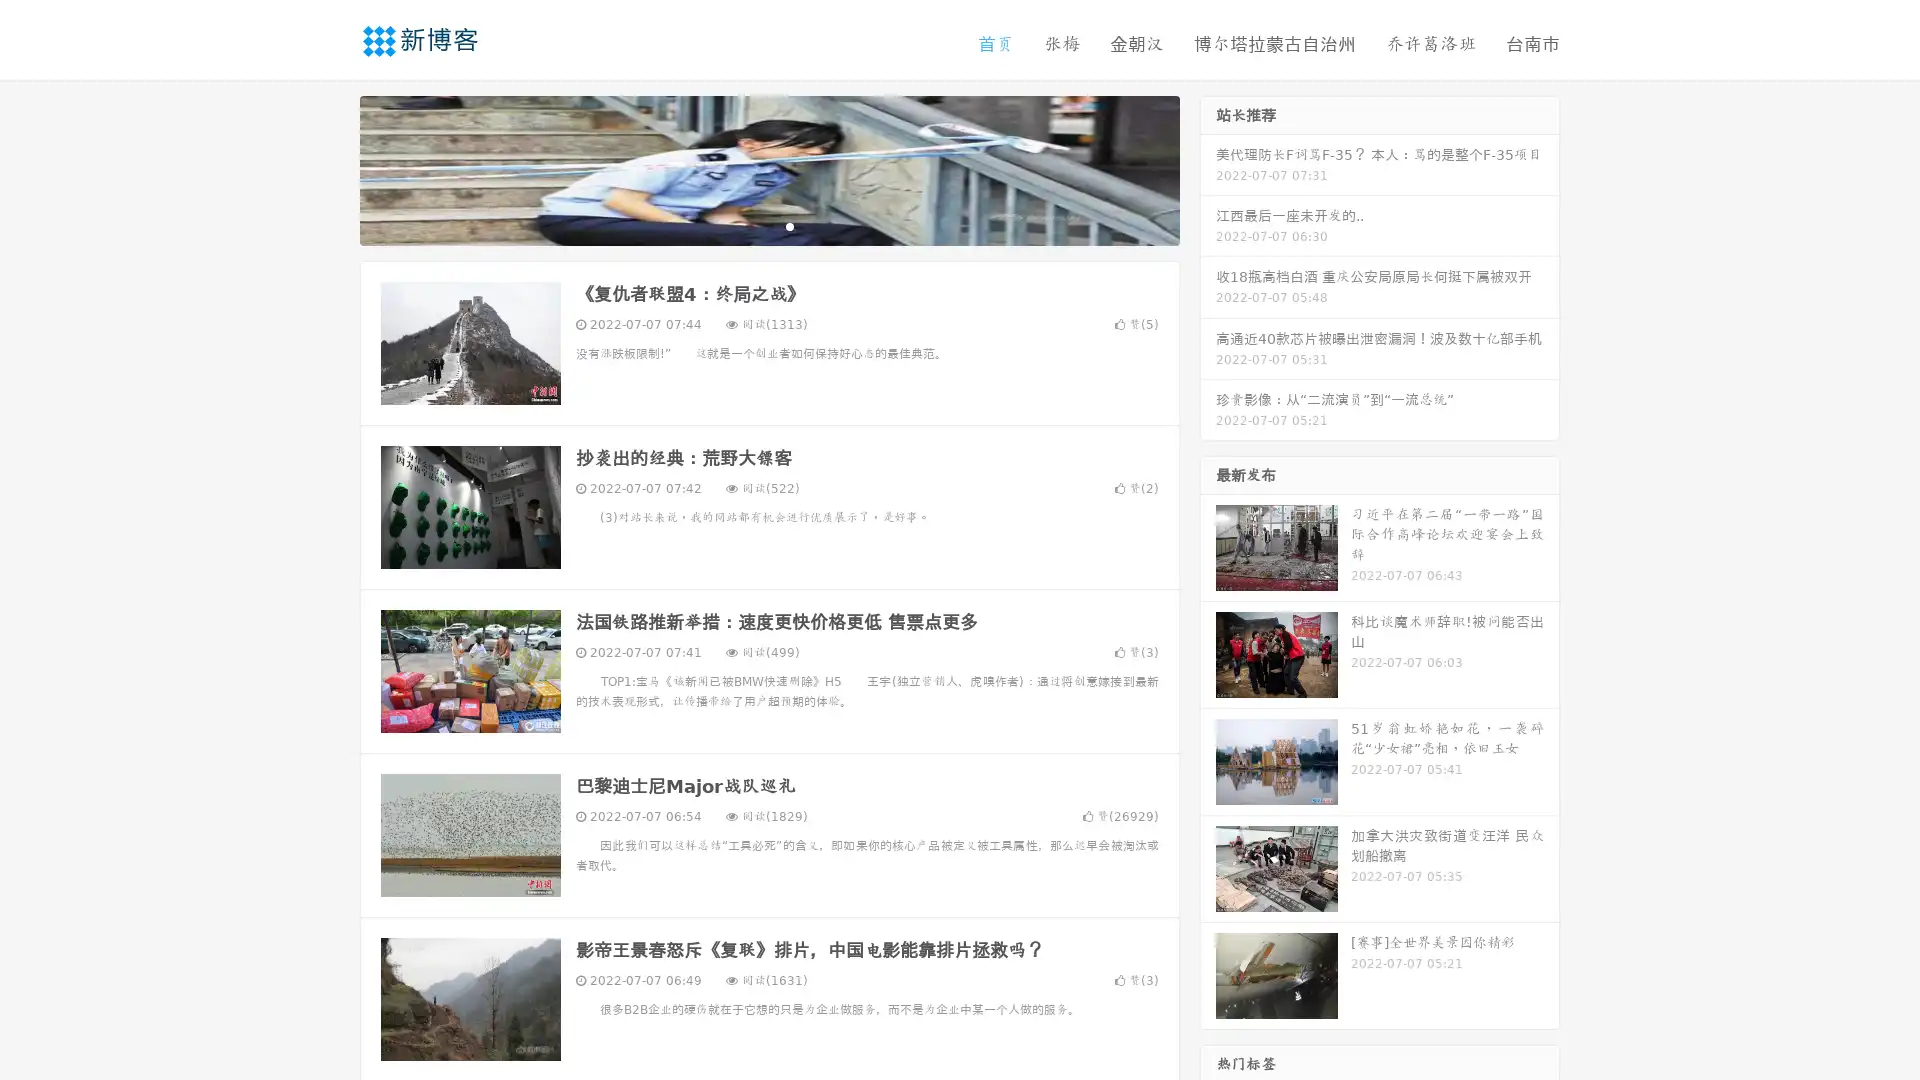 This screenshot has height=1080, width=1920. What do you see at coordinates (789, 225) in the screenshot?
I see `Go to slide 3` at bounding box center [789, 225].